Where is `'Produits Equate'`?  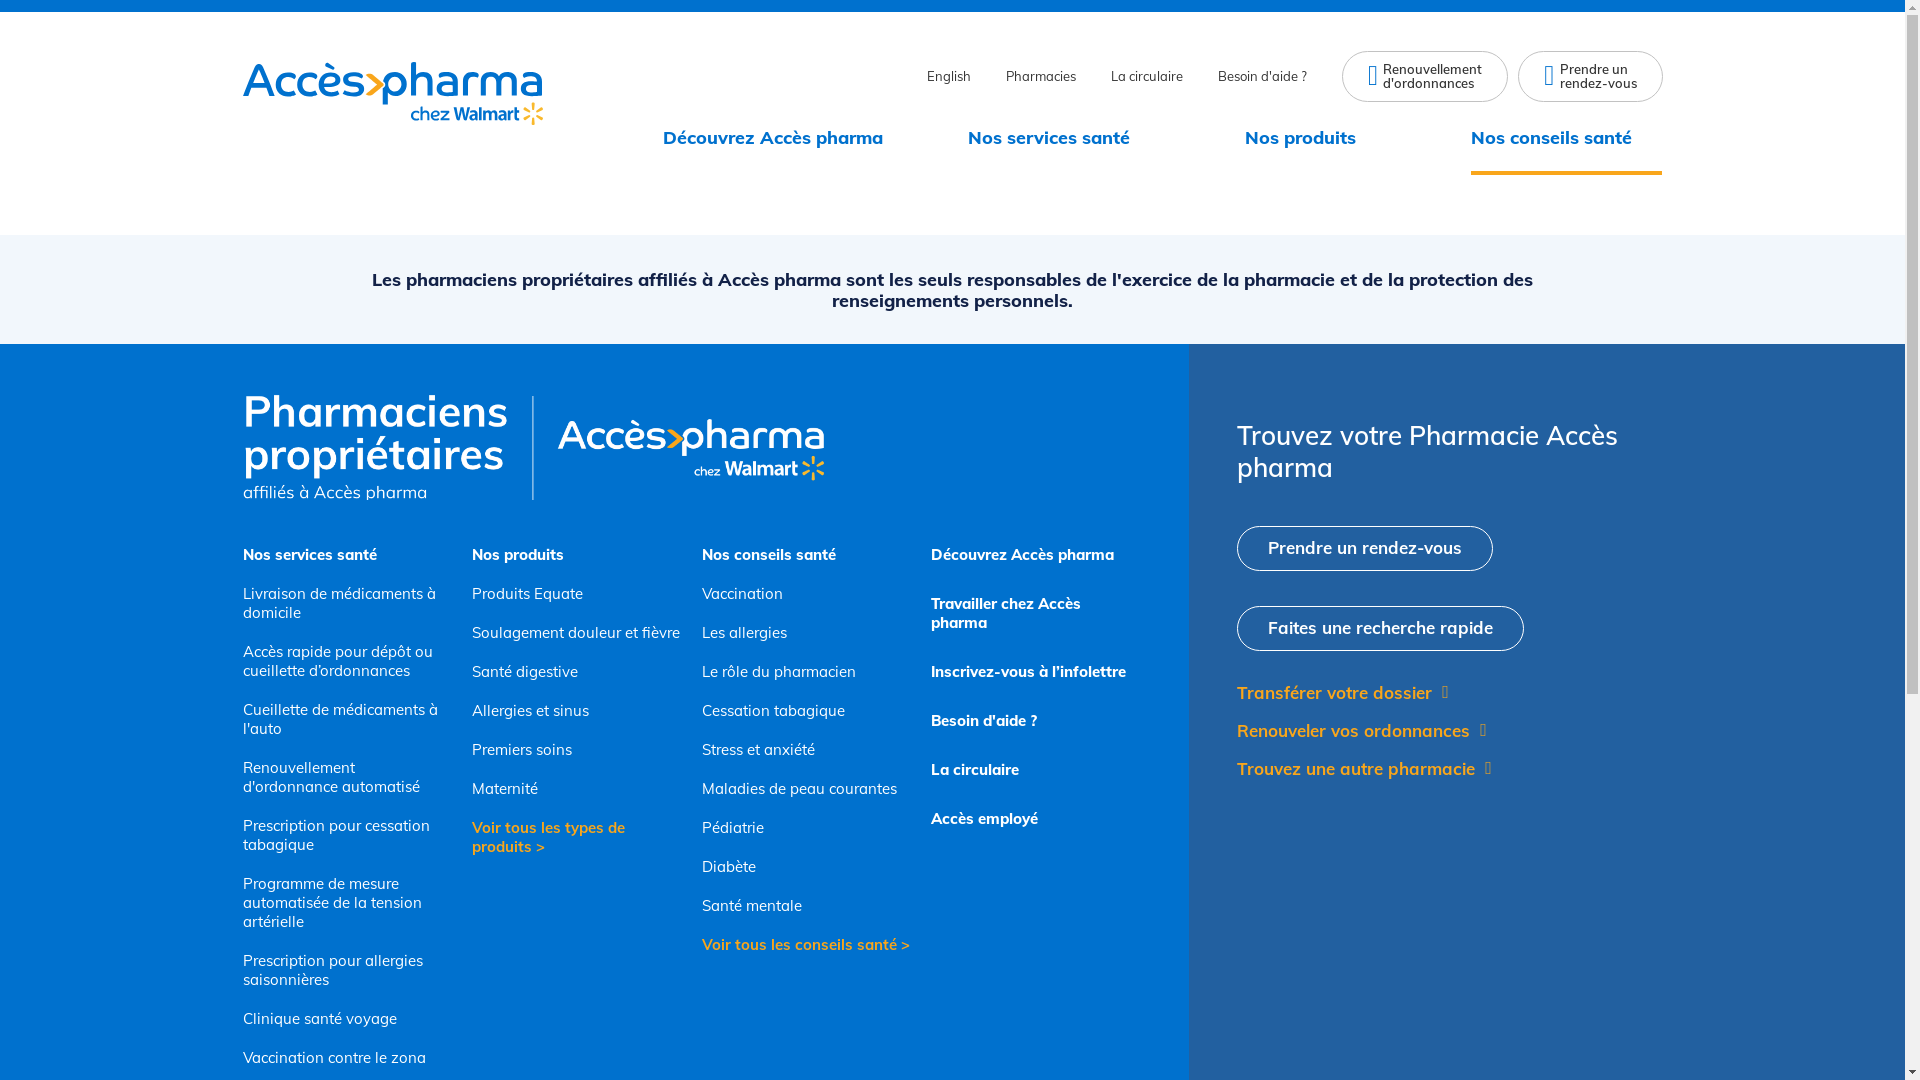
'Produits Equate' is located at coordinates (575, 592).